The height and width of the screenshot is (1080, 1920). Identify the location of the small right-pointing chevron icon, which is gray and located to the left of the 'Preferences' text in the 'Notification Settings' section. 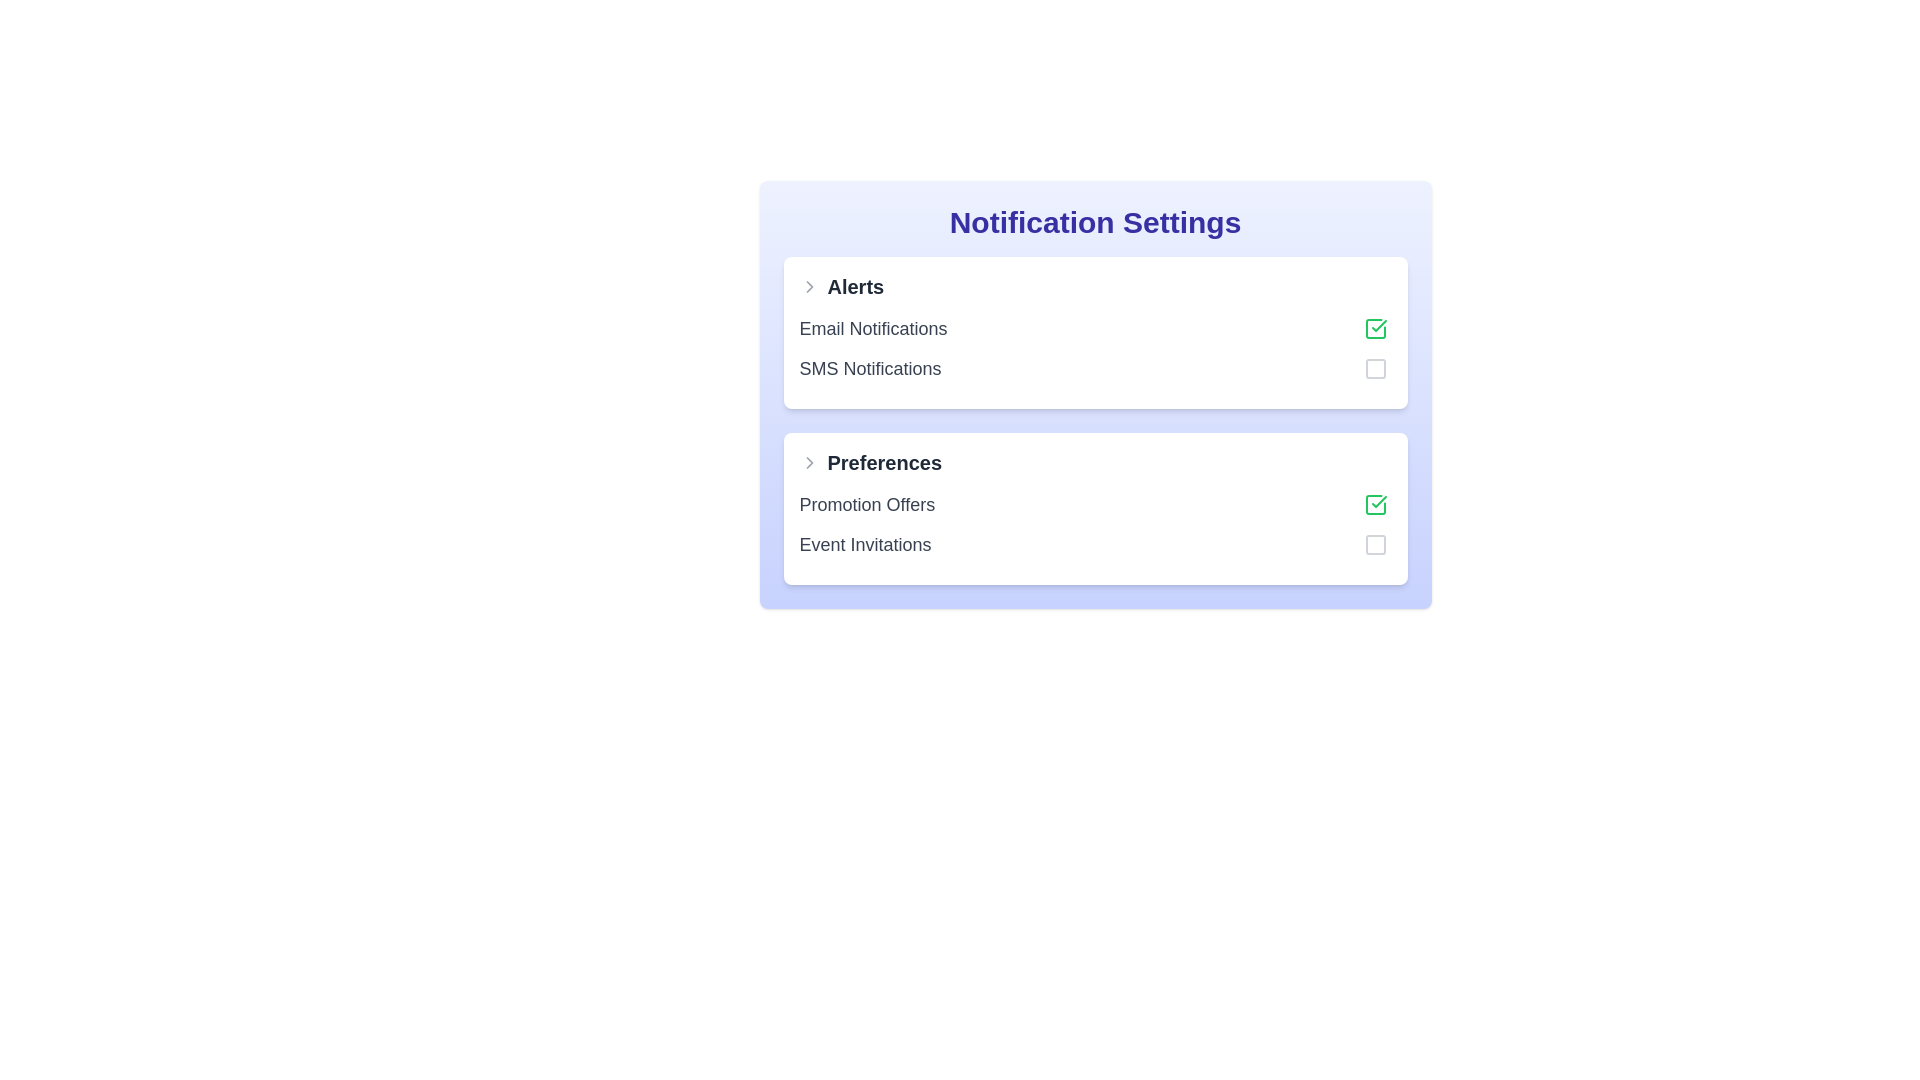
(809, 462).